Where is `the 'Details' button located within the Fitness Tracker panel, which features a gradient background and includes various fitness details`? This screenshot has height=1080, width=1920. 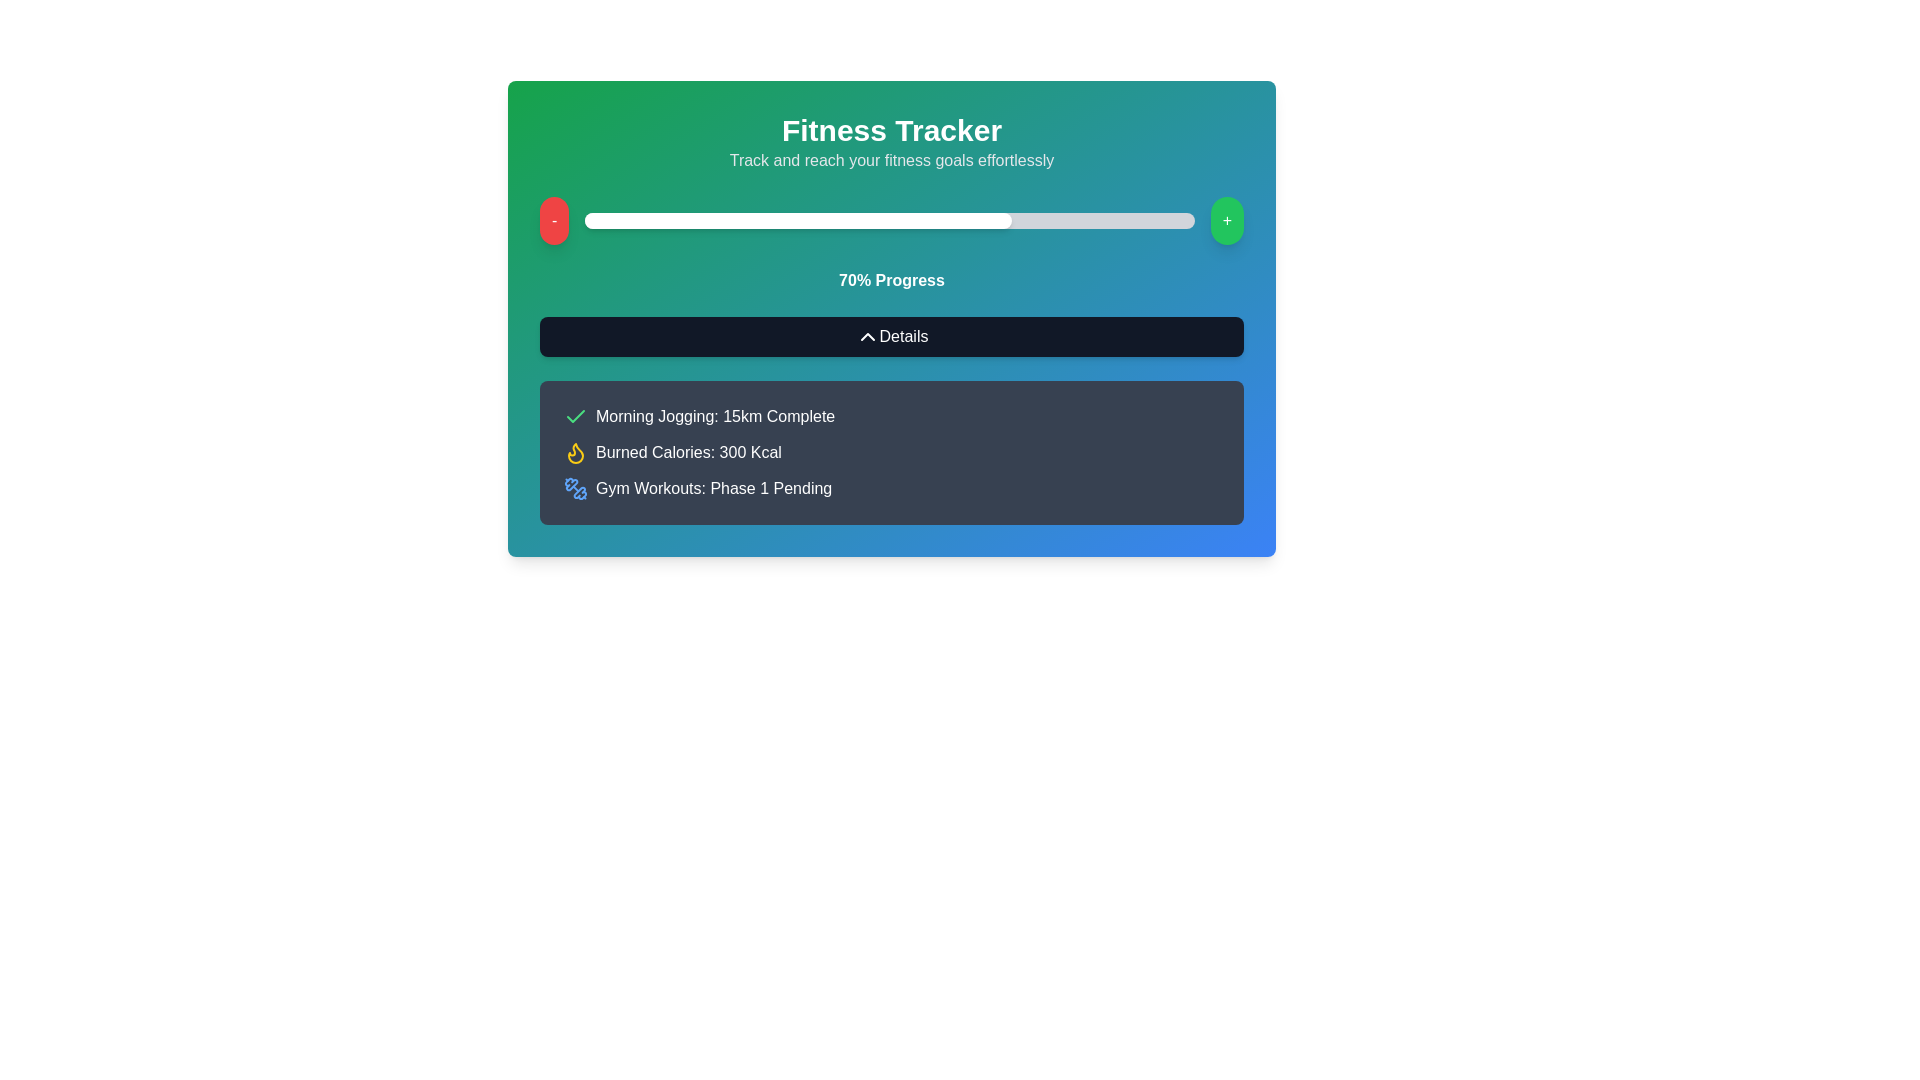 the 'Details' button located within the Fitness Tracker panel, which features a gradient background and includes various fitness details is located at coordinates (891, 318).